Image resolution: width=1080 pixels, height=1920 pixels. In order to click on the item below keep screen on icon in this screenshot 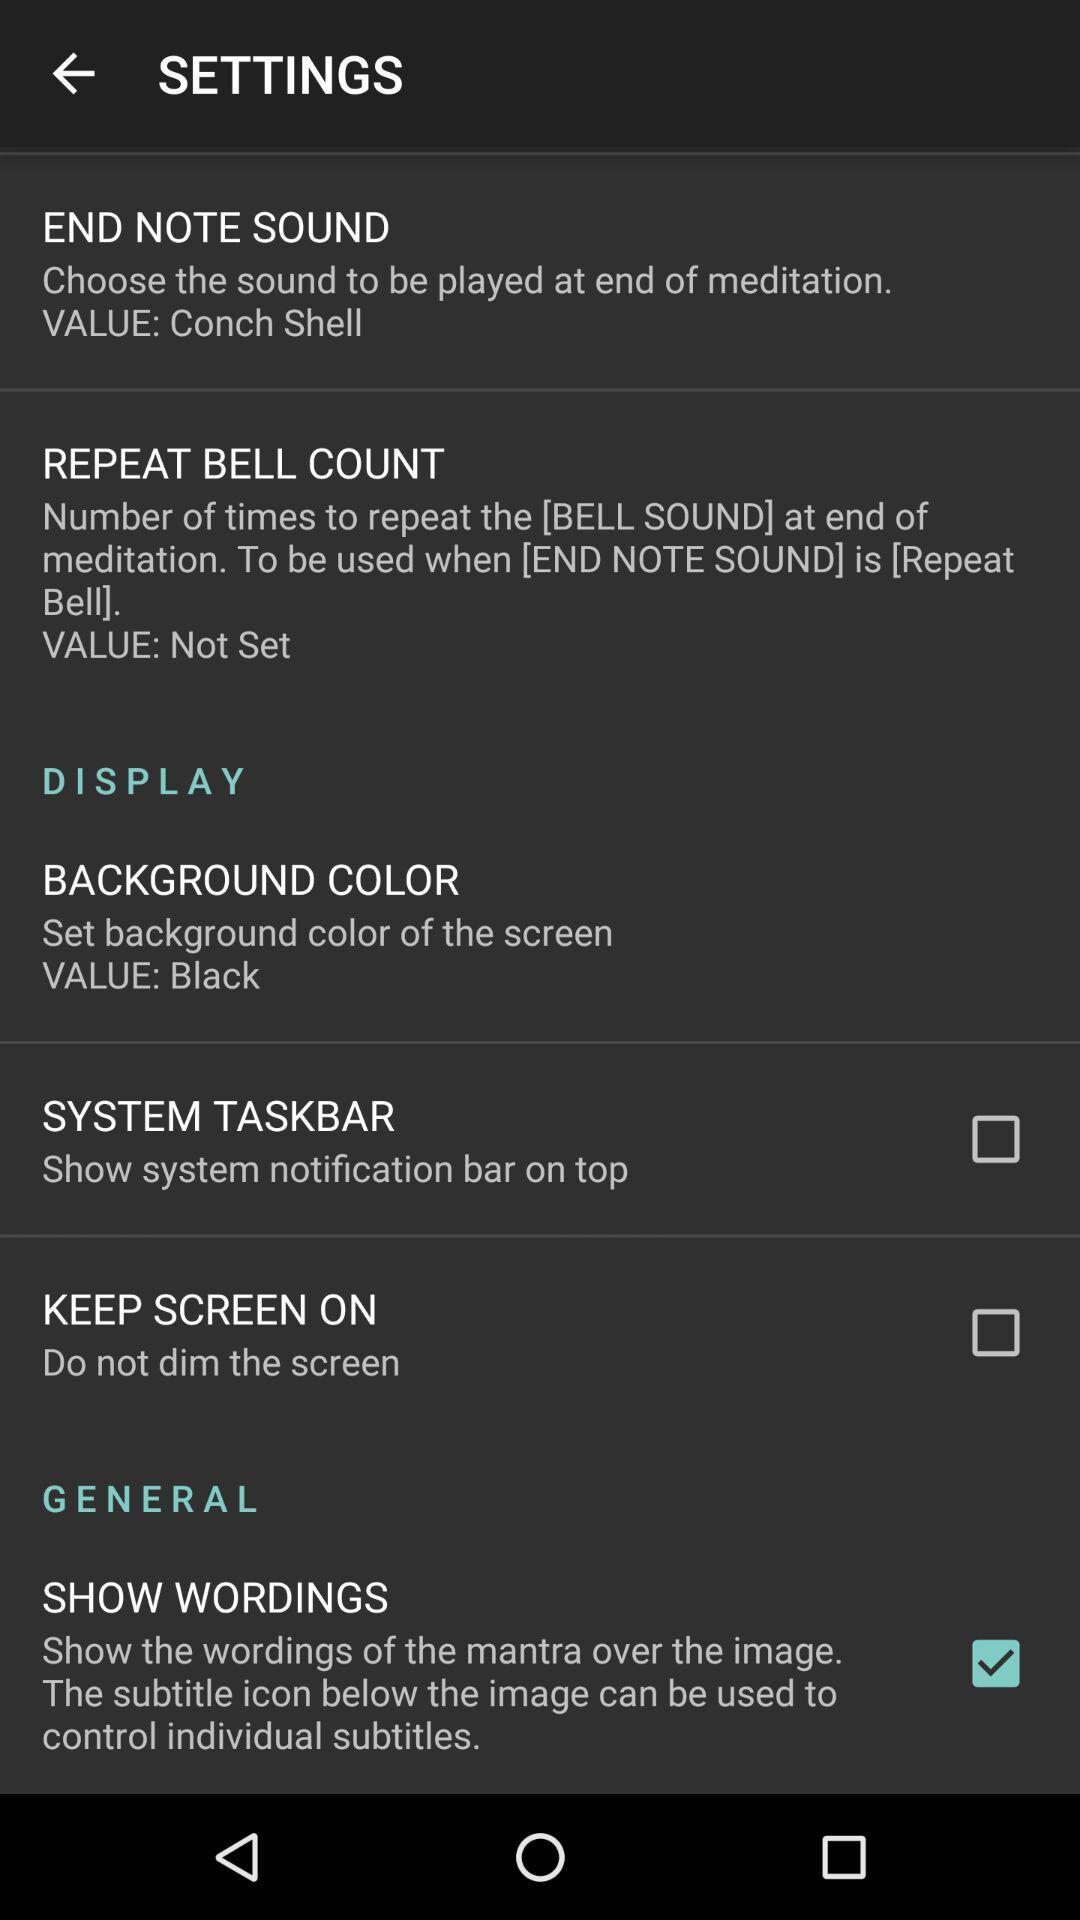, I will do `click(221, 1360)`.